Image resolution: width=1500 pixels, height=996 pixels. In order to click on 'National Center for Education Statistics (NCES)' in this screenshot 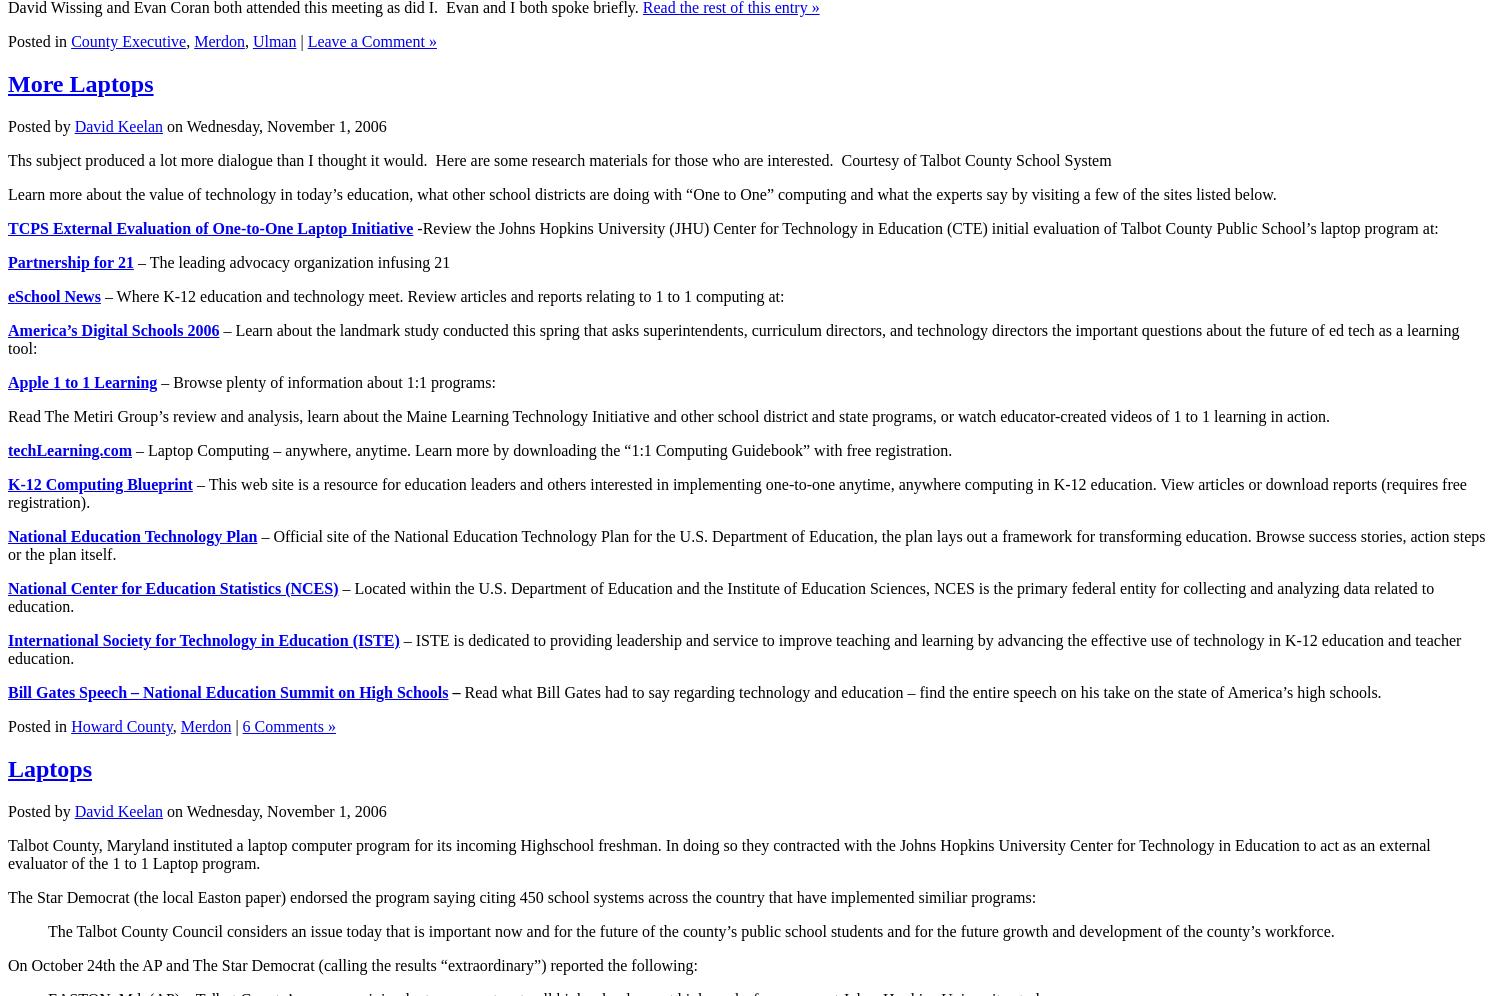, I will do `click(172, 588)`.